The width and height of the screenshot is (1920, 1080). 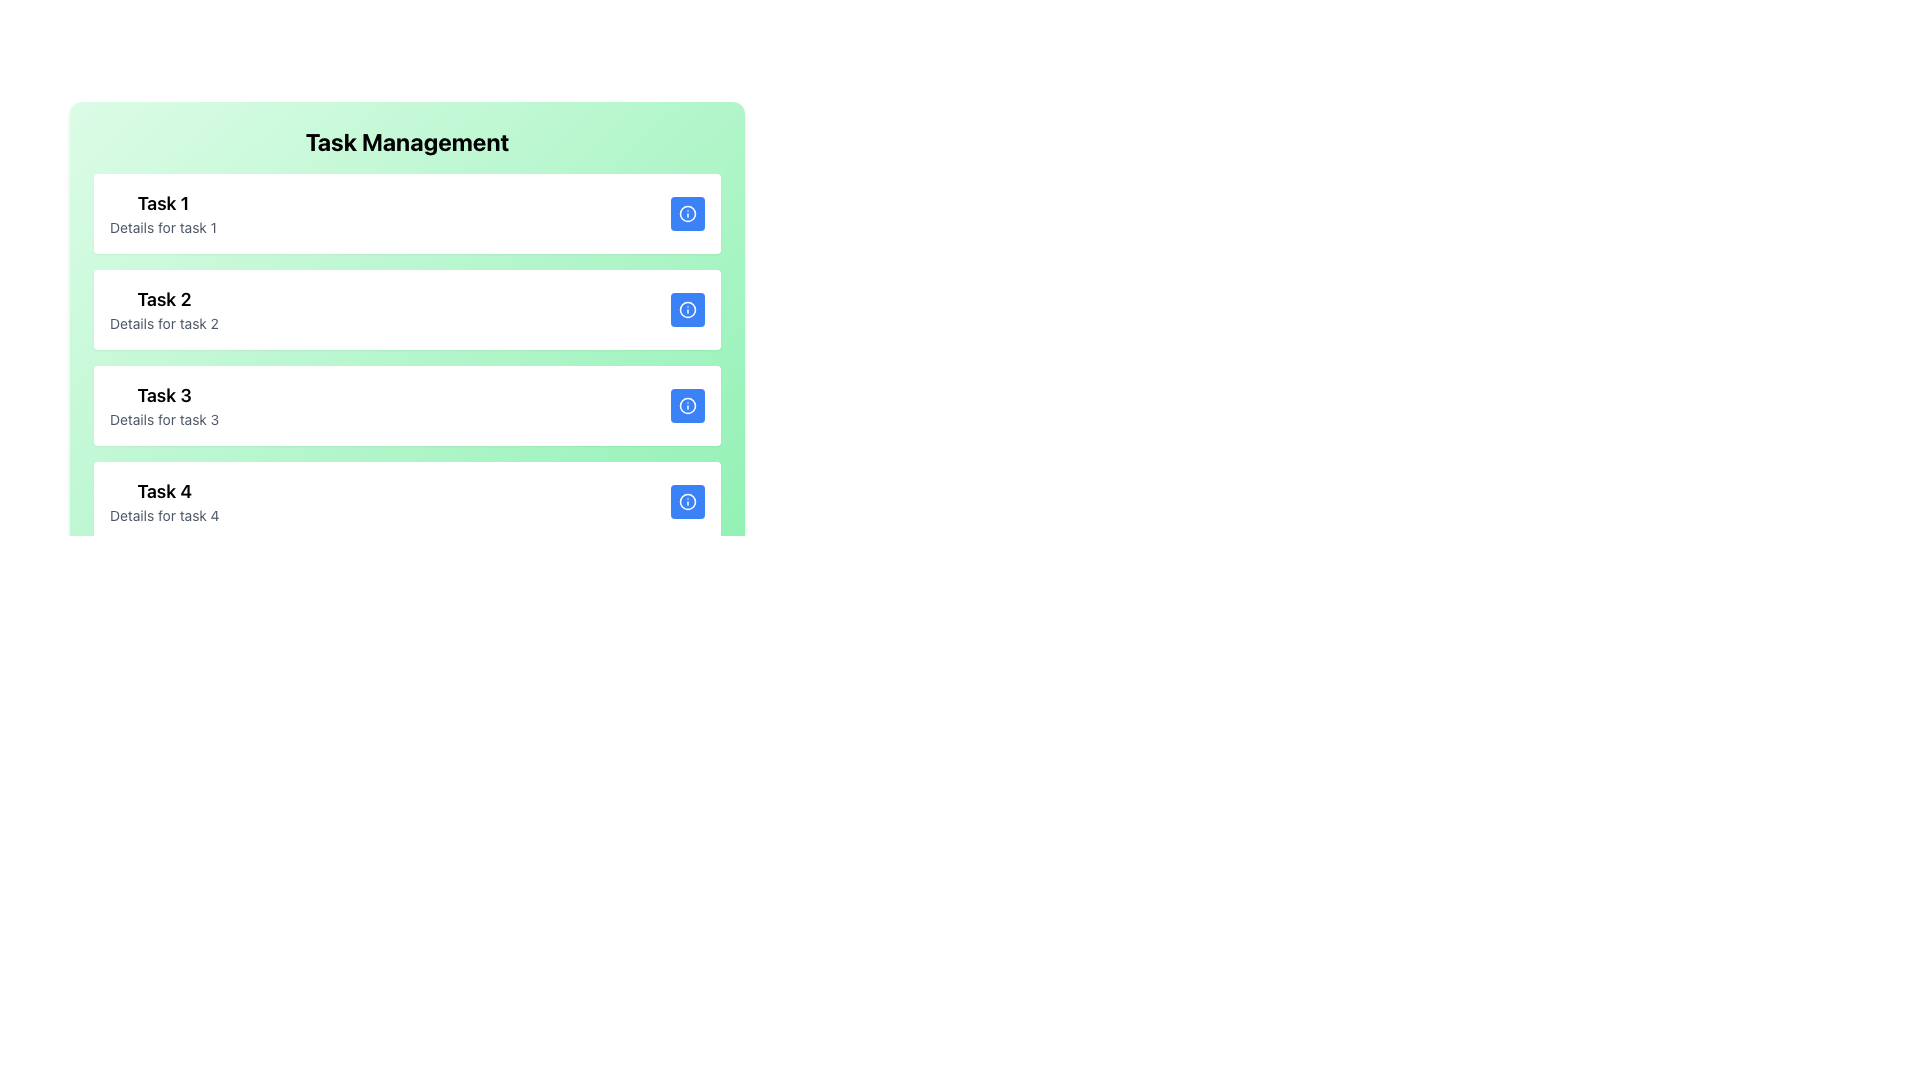 I want to click on the second task item, so click(x=406, y=309).